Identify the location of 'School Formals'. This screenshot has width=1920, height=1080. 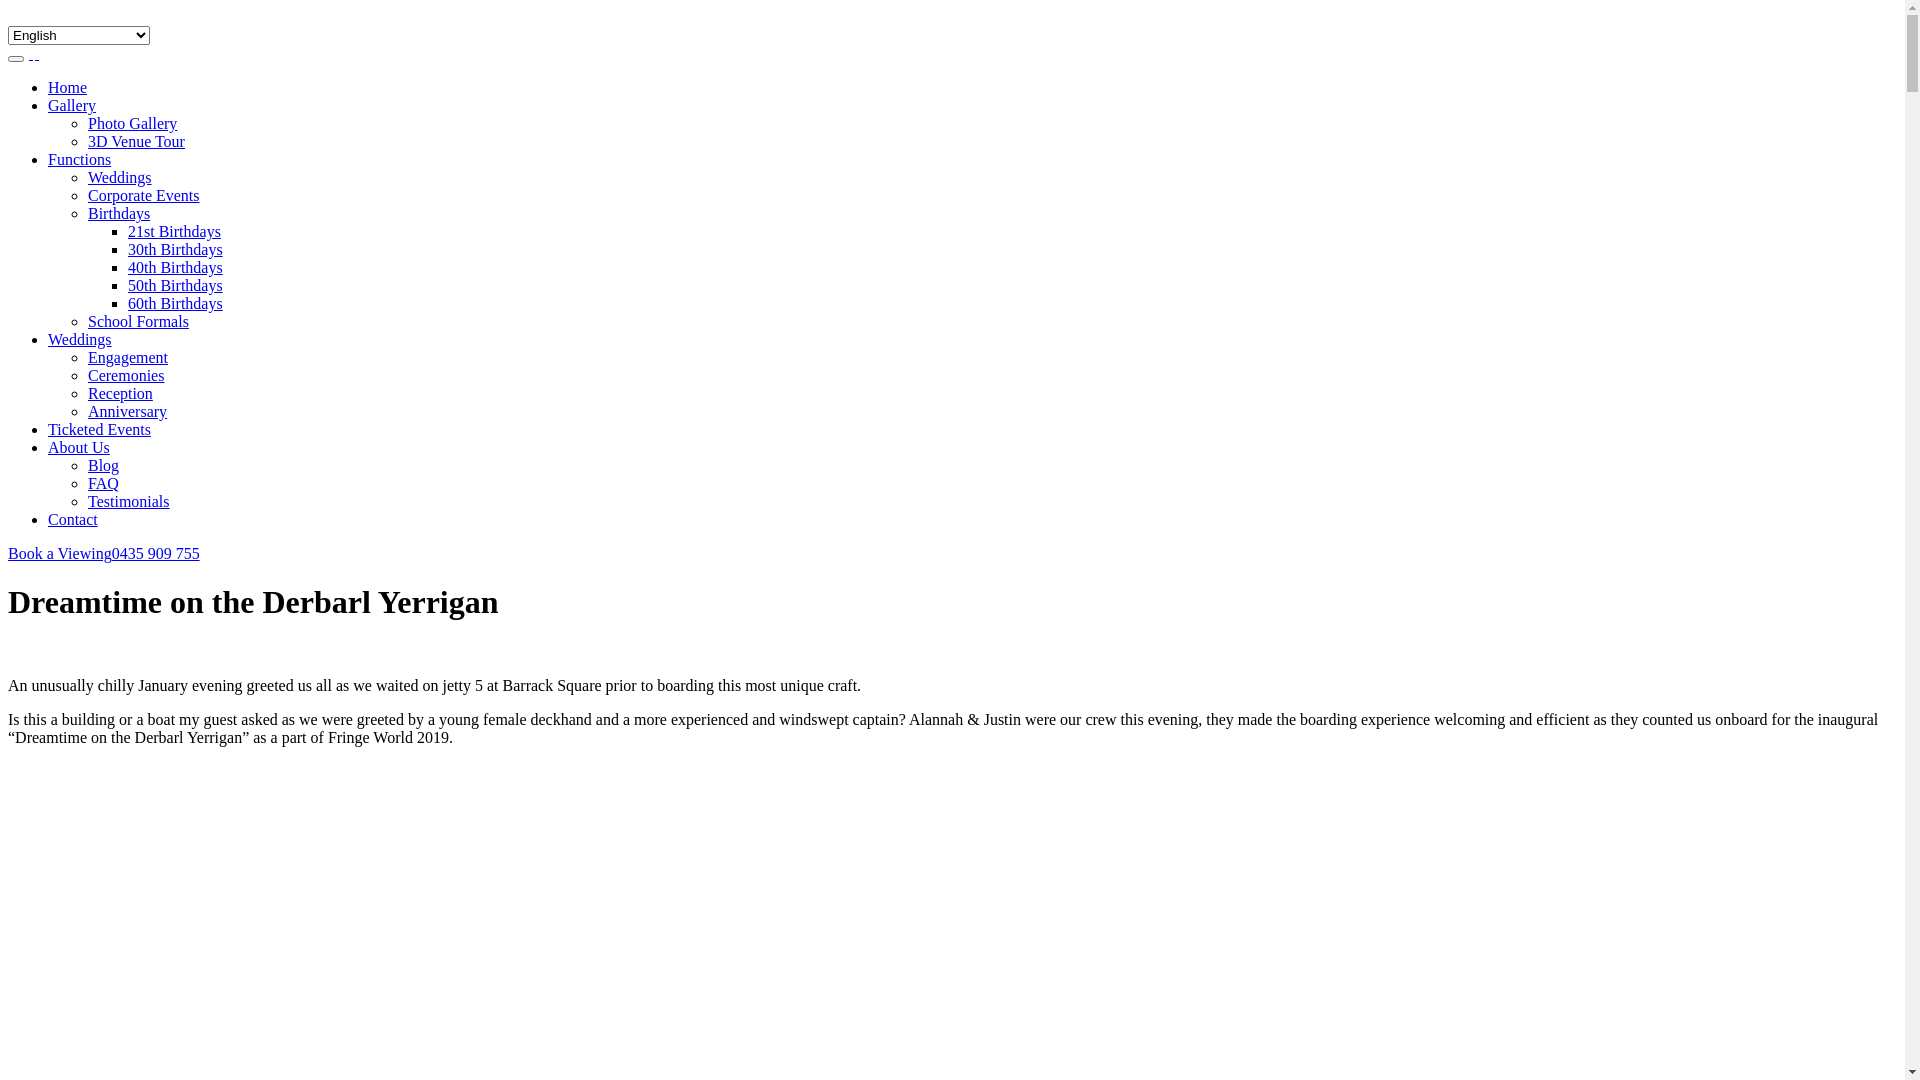
(86, 320).